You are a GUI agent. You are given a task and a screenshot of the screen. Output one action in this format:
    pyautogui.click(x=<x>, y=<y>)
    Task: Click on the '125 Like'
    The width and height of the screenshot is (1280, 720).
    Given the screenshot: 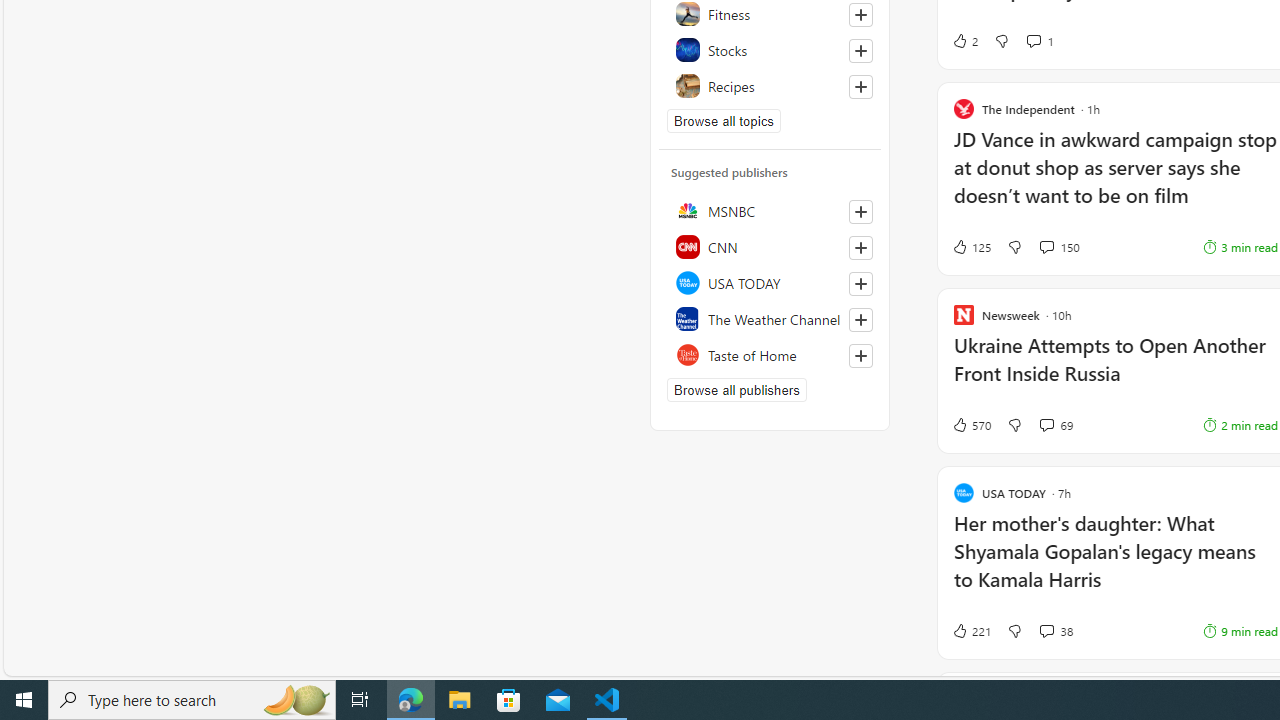 What is the action you would take?
    pyautogui.click(x=970, y=245)
    